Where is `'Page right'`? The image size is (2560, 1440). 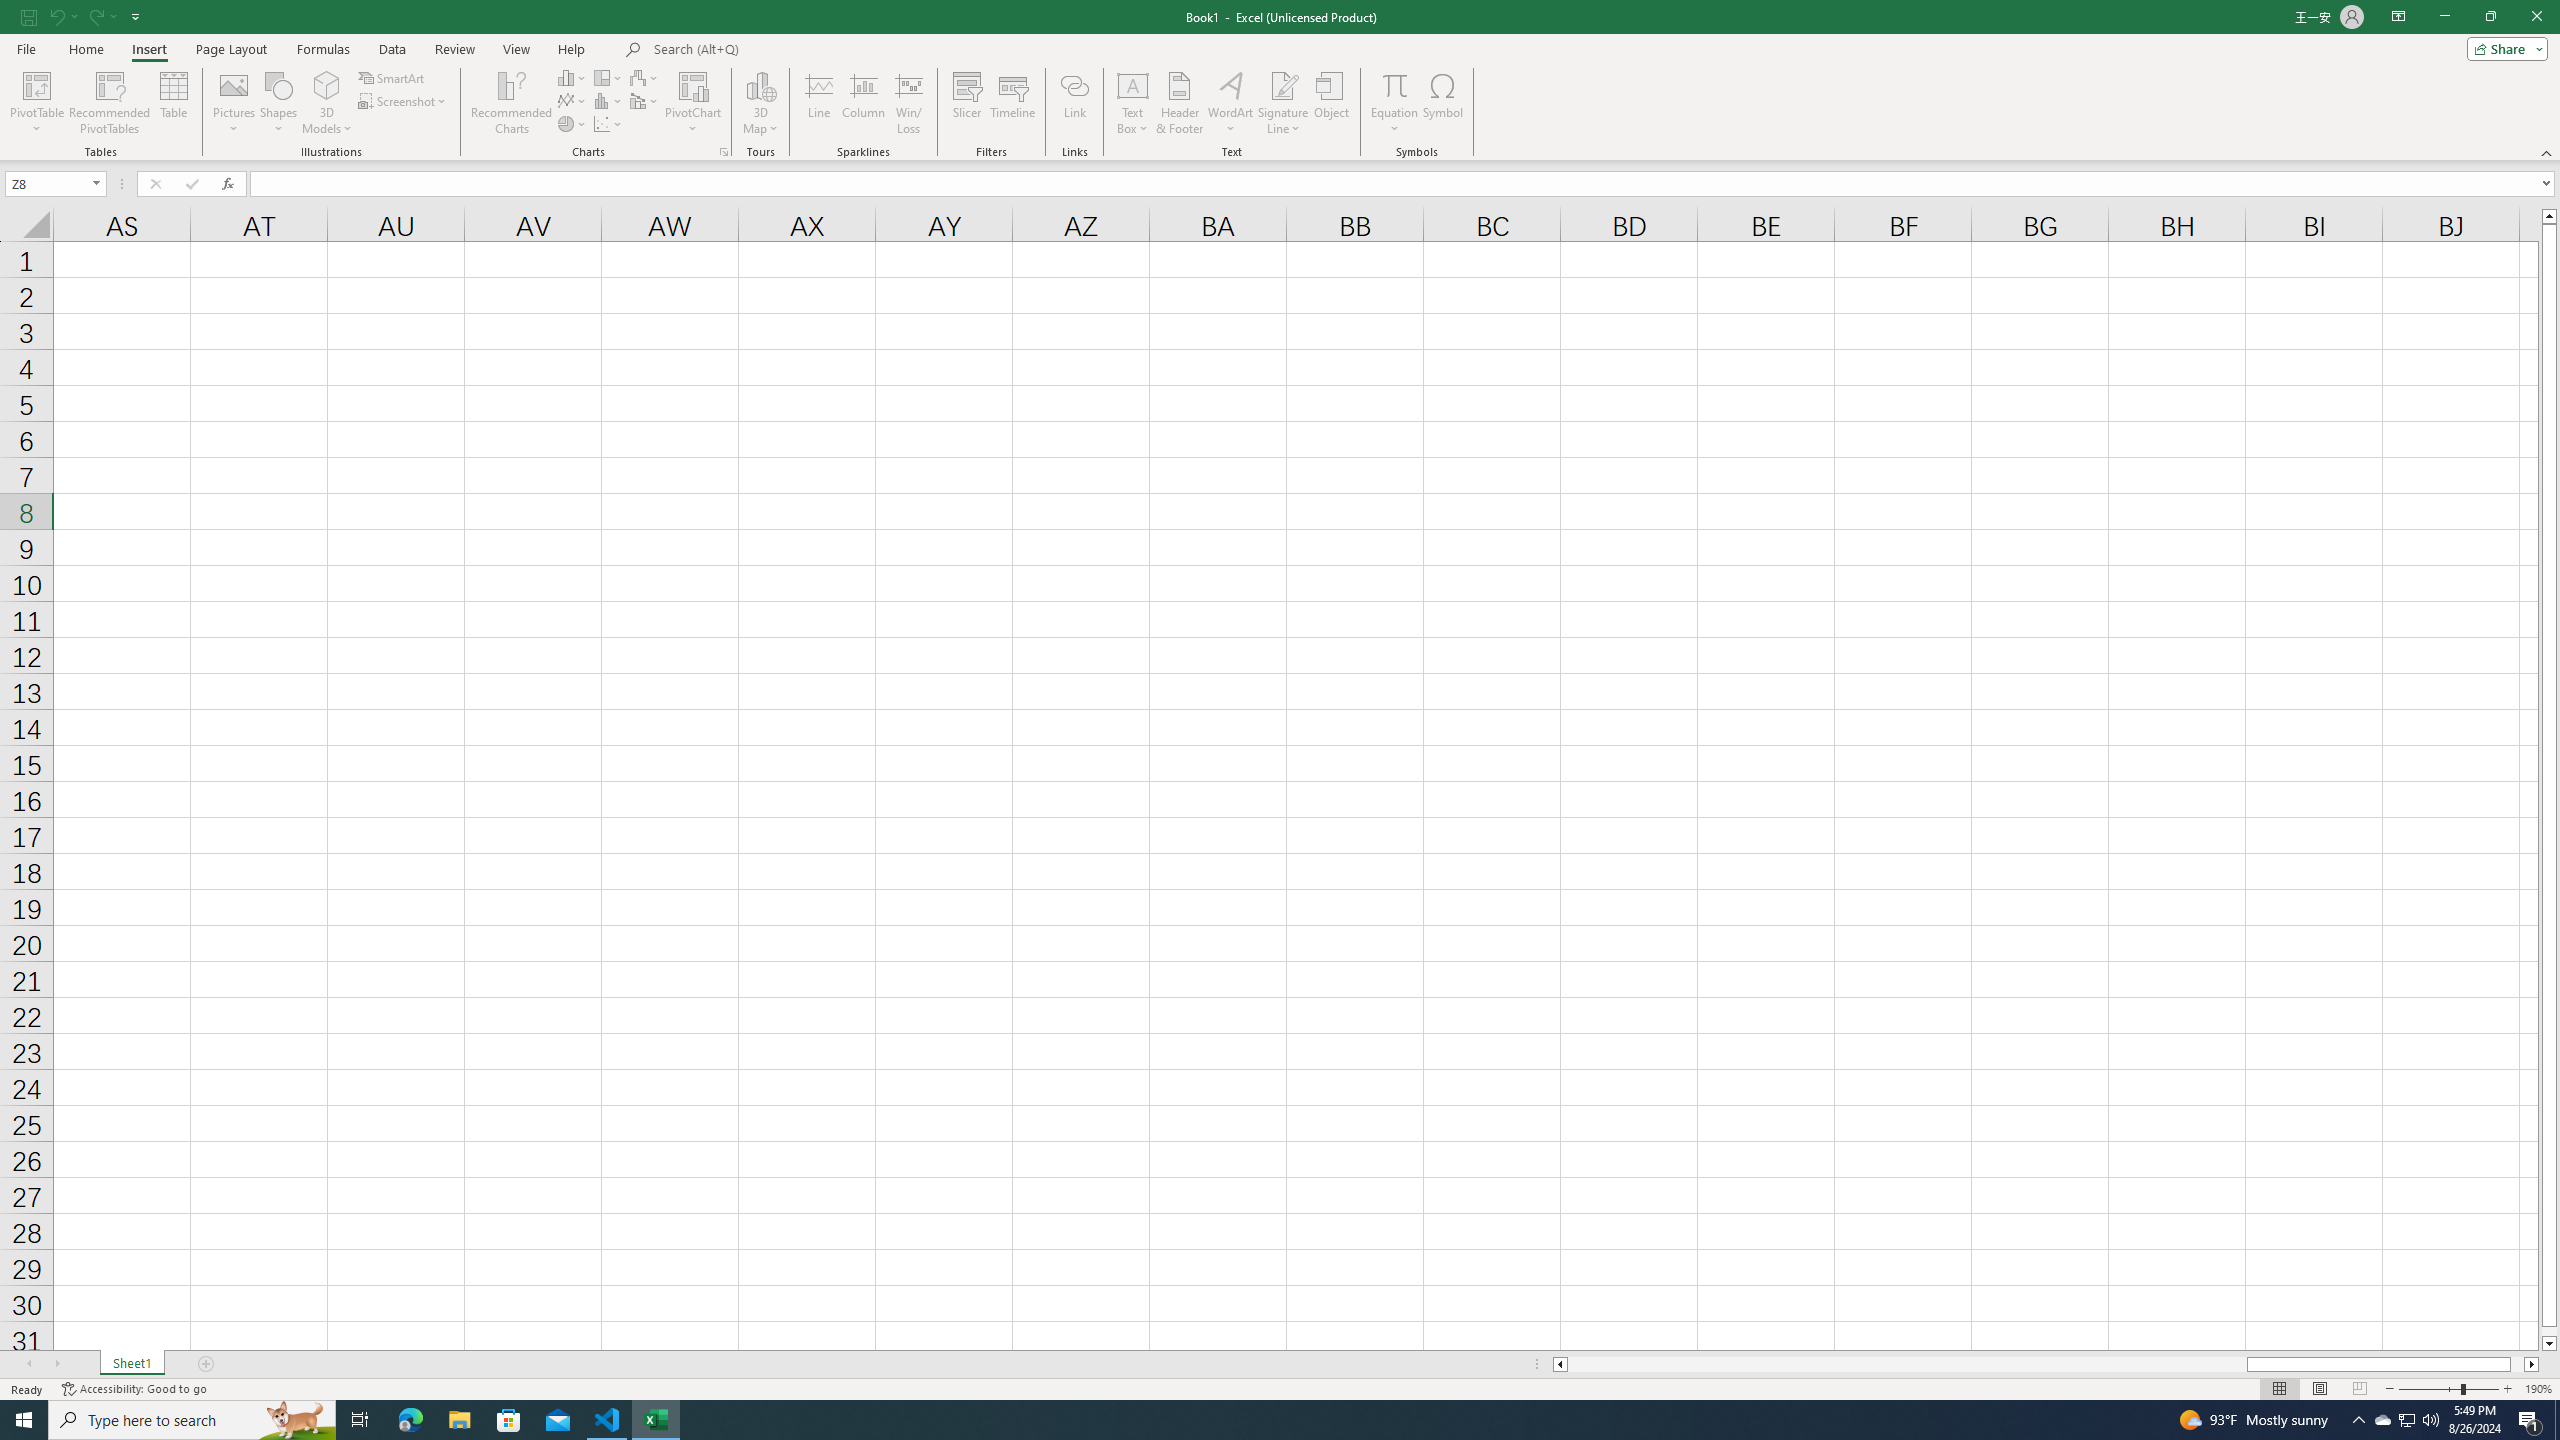
'Page right' is located at coordinates (2516, 1363).